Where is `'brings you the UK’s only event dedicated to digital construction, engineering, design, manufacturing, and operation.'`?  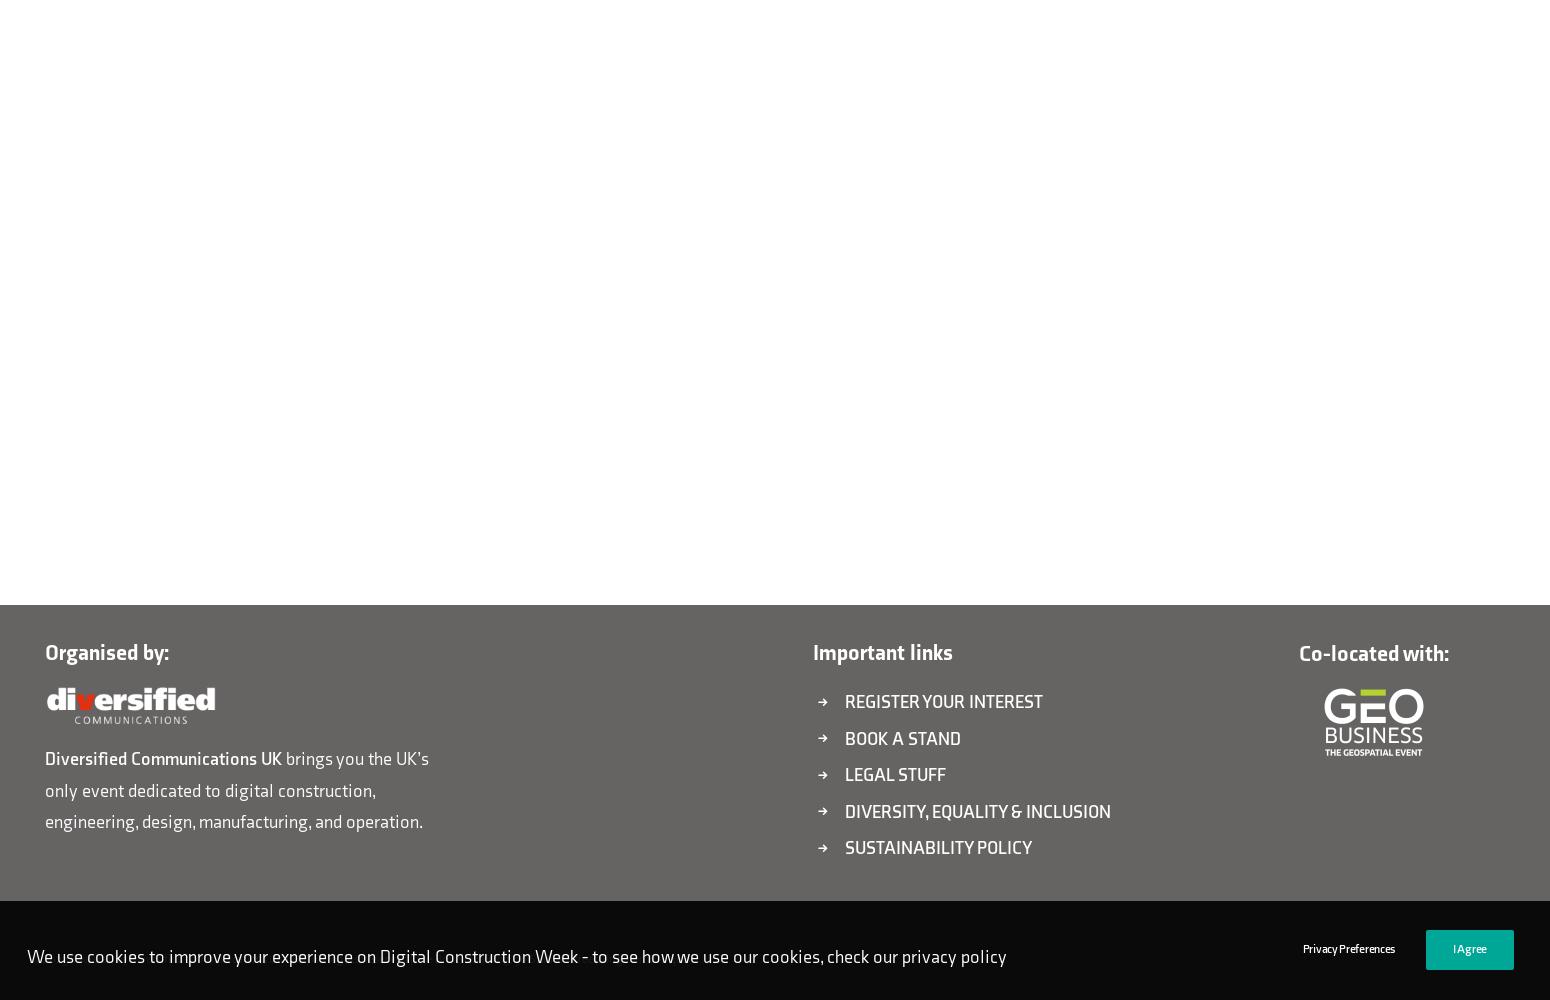
'brings you the UK’s only event dedicated to digital construction, engineering, design, manufacturing, and operation.' is located at coordinates (43, 791).